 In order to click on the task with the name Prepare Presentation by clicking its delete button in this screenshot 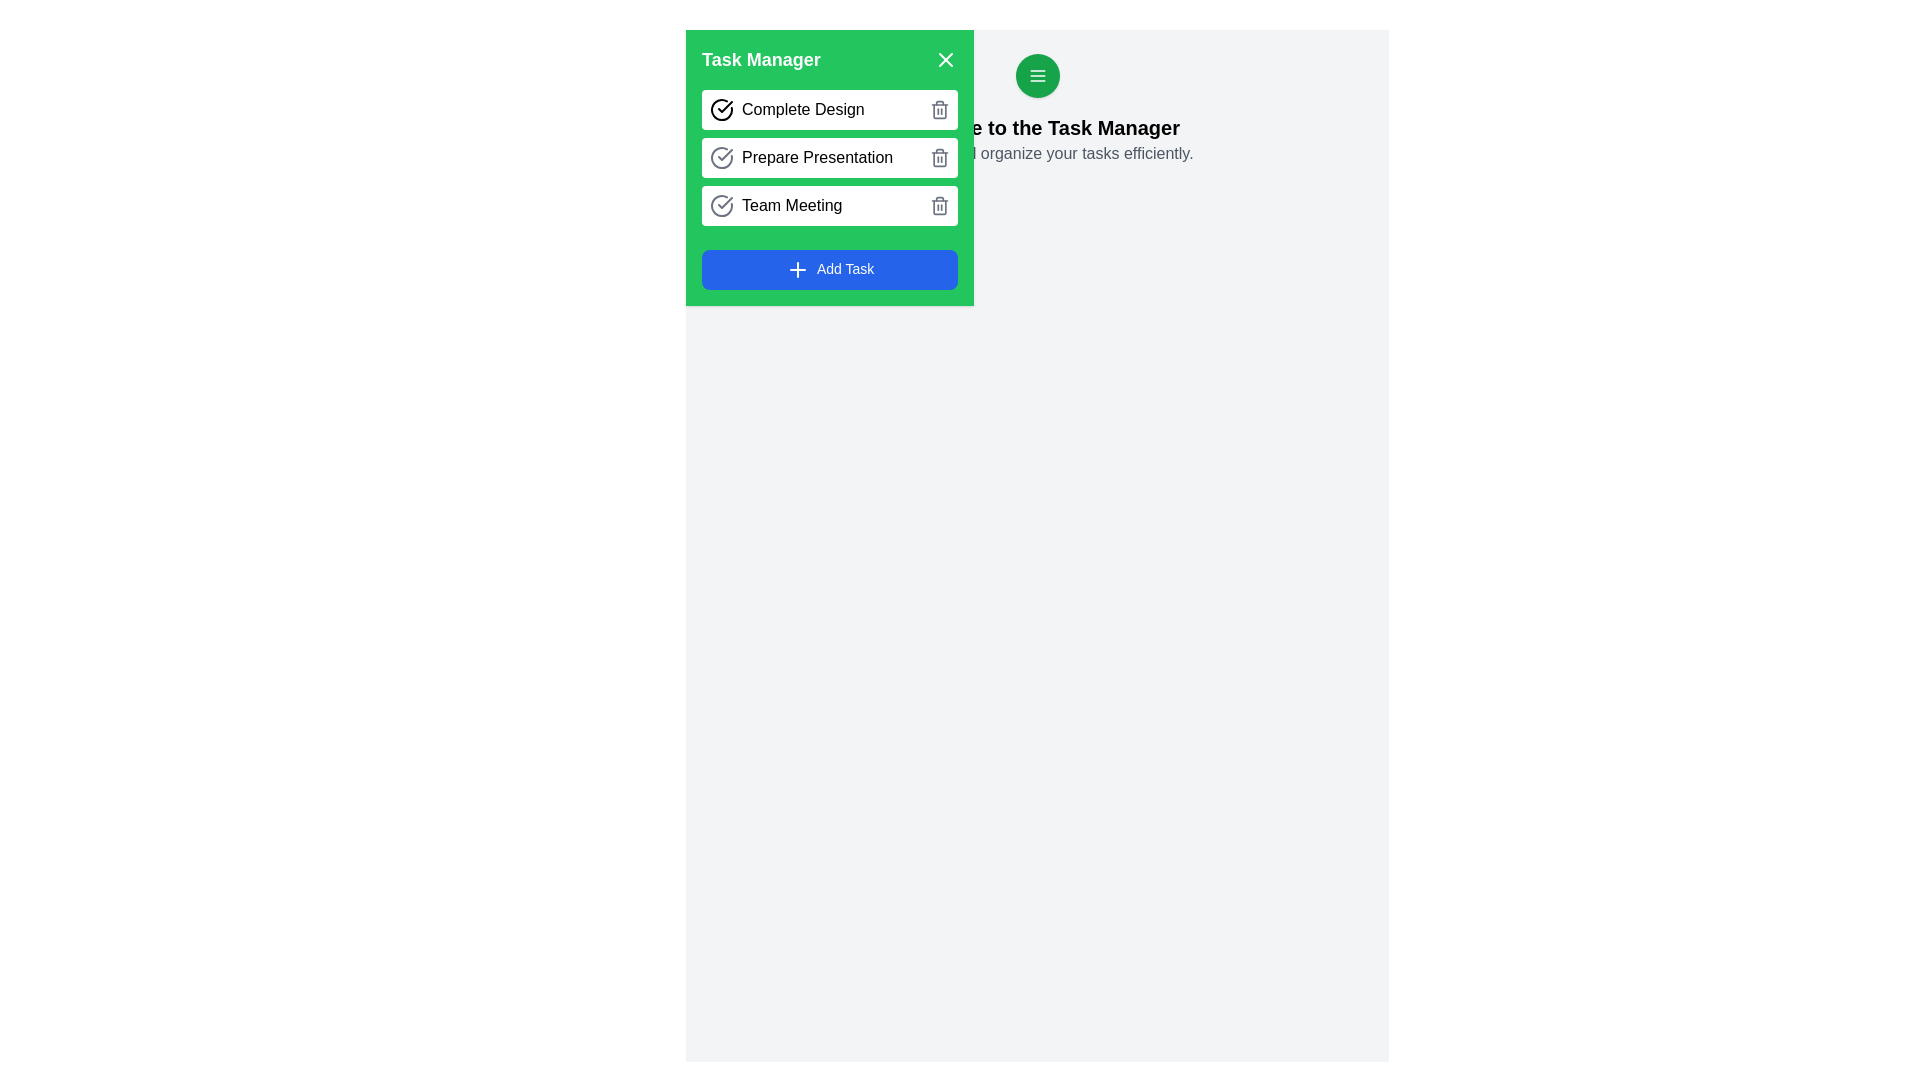, I will do `click(939, 157)`.